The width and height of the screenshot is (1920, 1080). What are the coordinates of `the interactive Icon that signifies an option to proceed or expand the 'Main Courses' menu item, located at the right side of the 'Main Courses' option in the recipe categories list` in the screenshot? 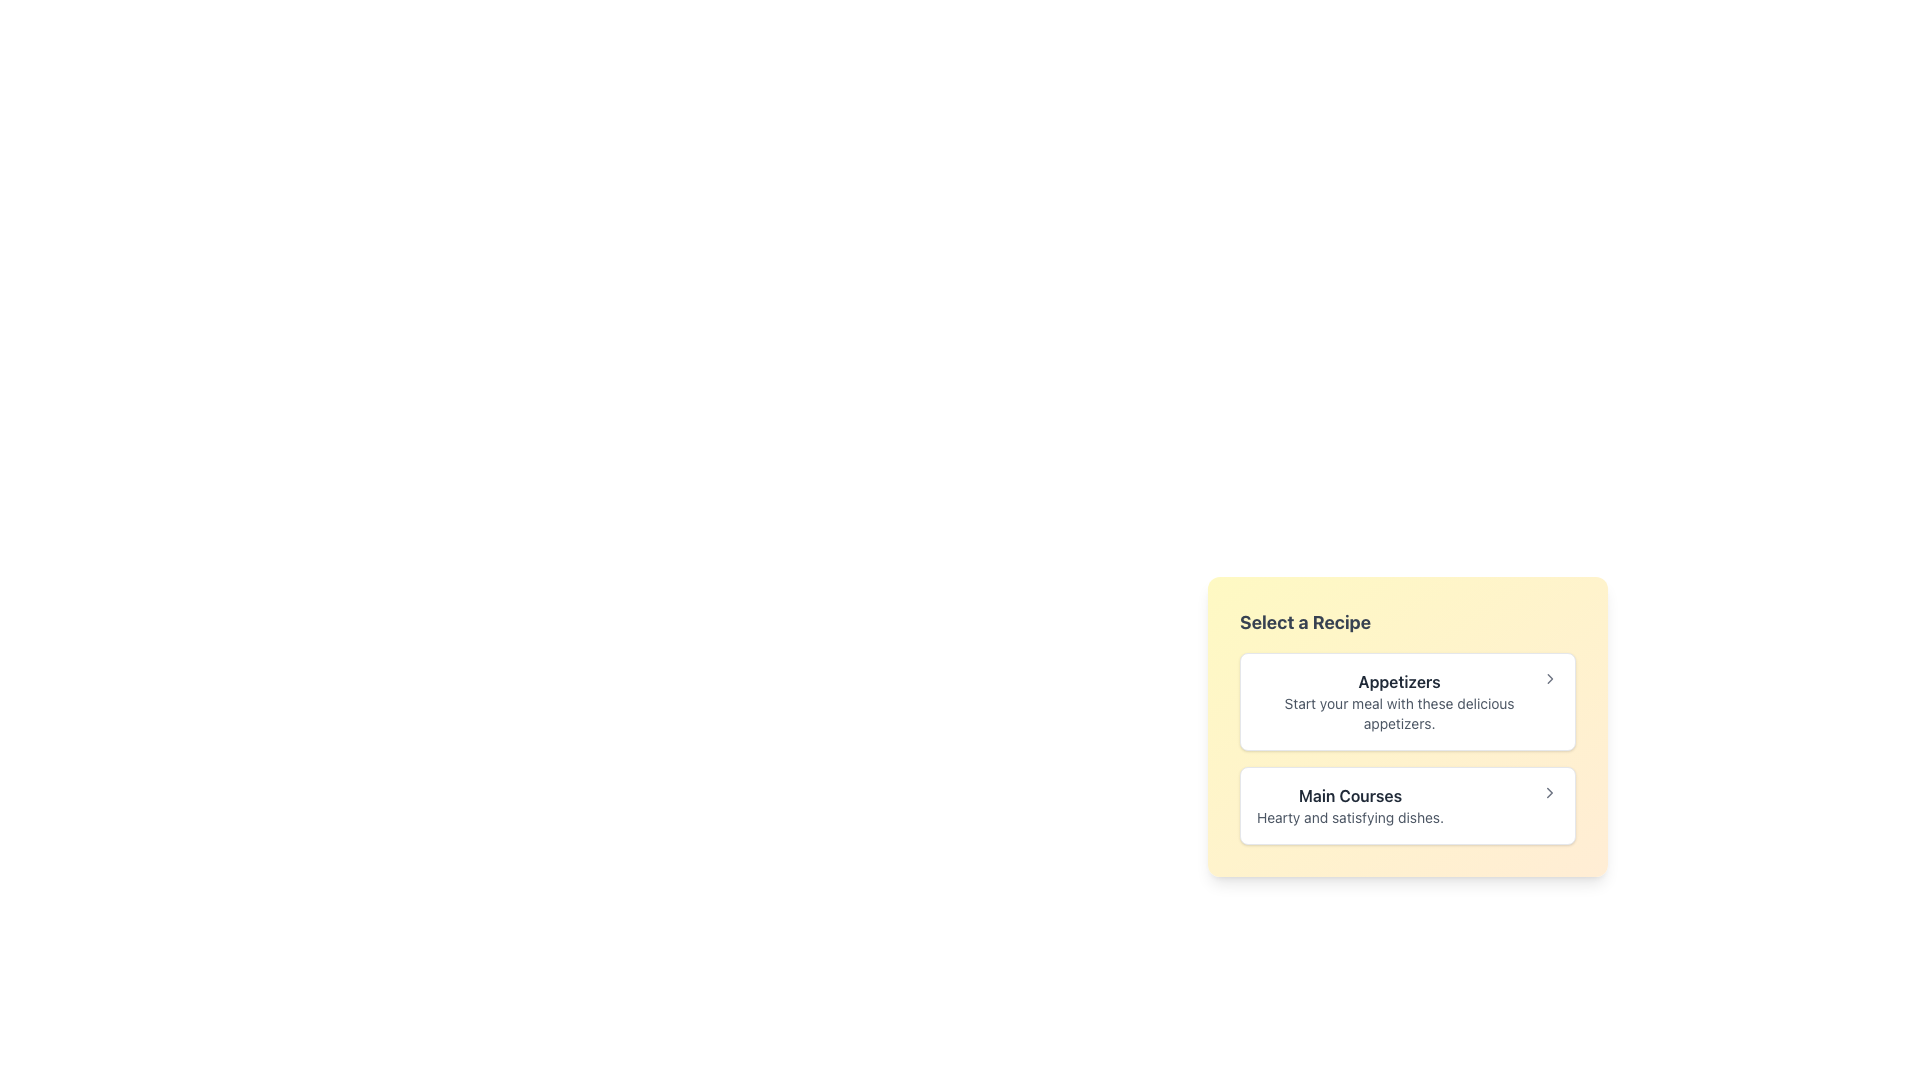 It's located at (1549, 792).